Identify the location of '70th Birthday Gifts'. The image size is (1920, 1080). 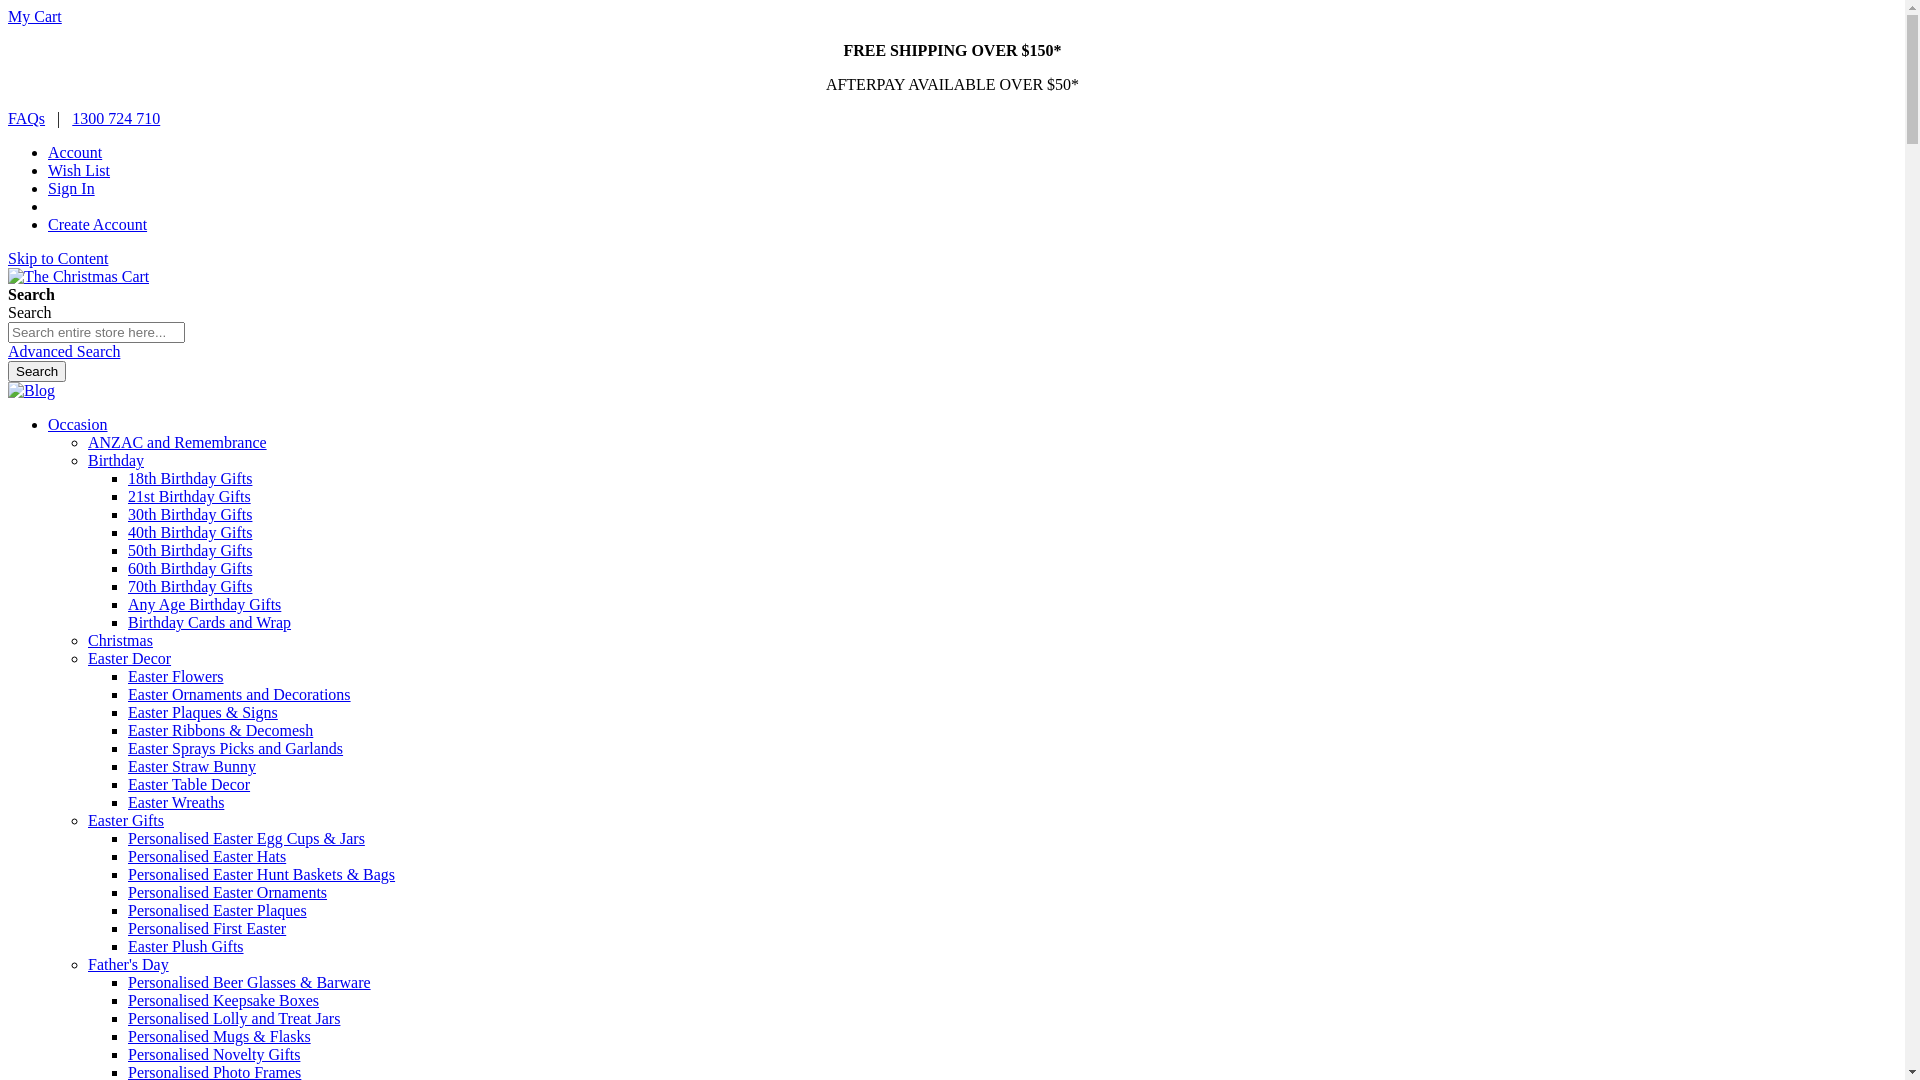
(190, 585).